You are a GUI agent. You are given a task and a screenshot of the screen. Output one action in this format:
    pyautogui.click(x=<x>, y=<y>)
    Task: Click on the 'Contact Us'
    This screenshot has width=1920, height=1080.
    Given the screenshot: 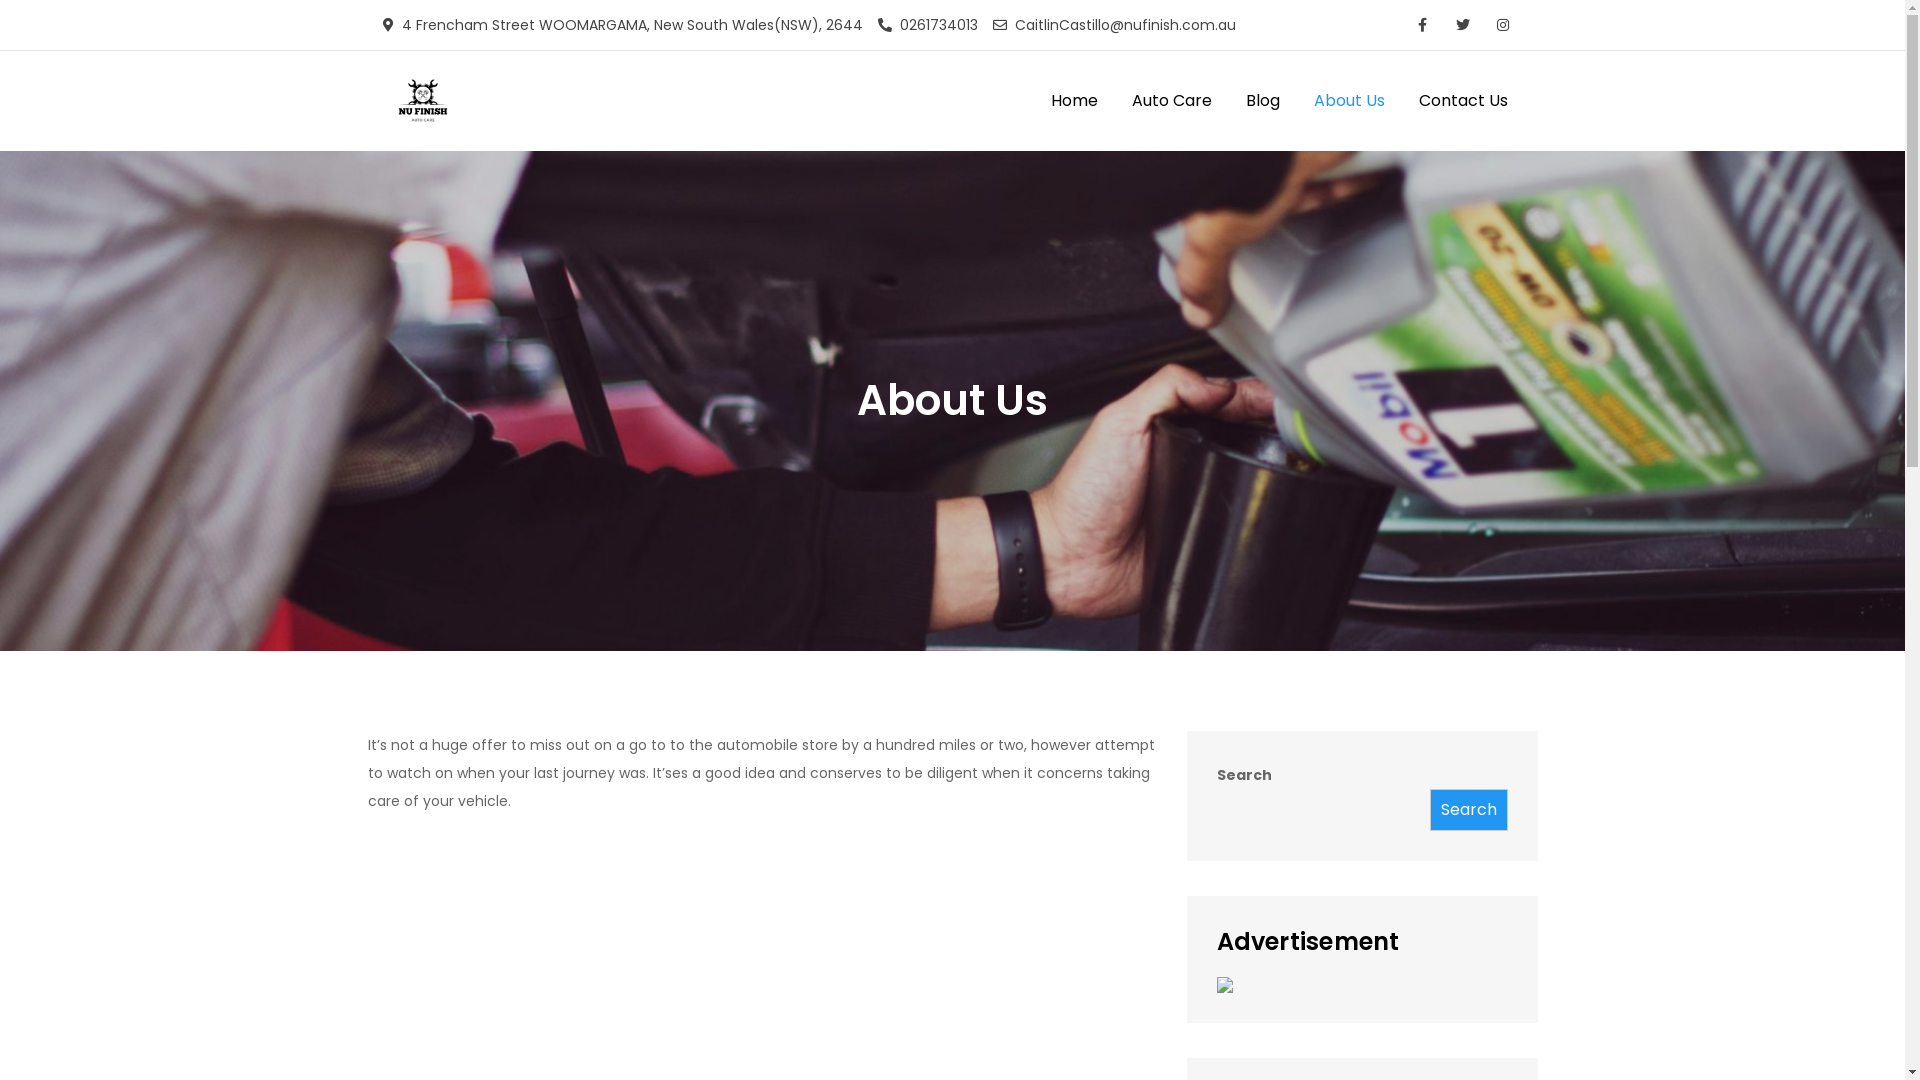 What is the action you would take?
    pyautogui.click(x=1463, y=100)
    